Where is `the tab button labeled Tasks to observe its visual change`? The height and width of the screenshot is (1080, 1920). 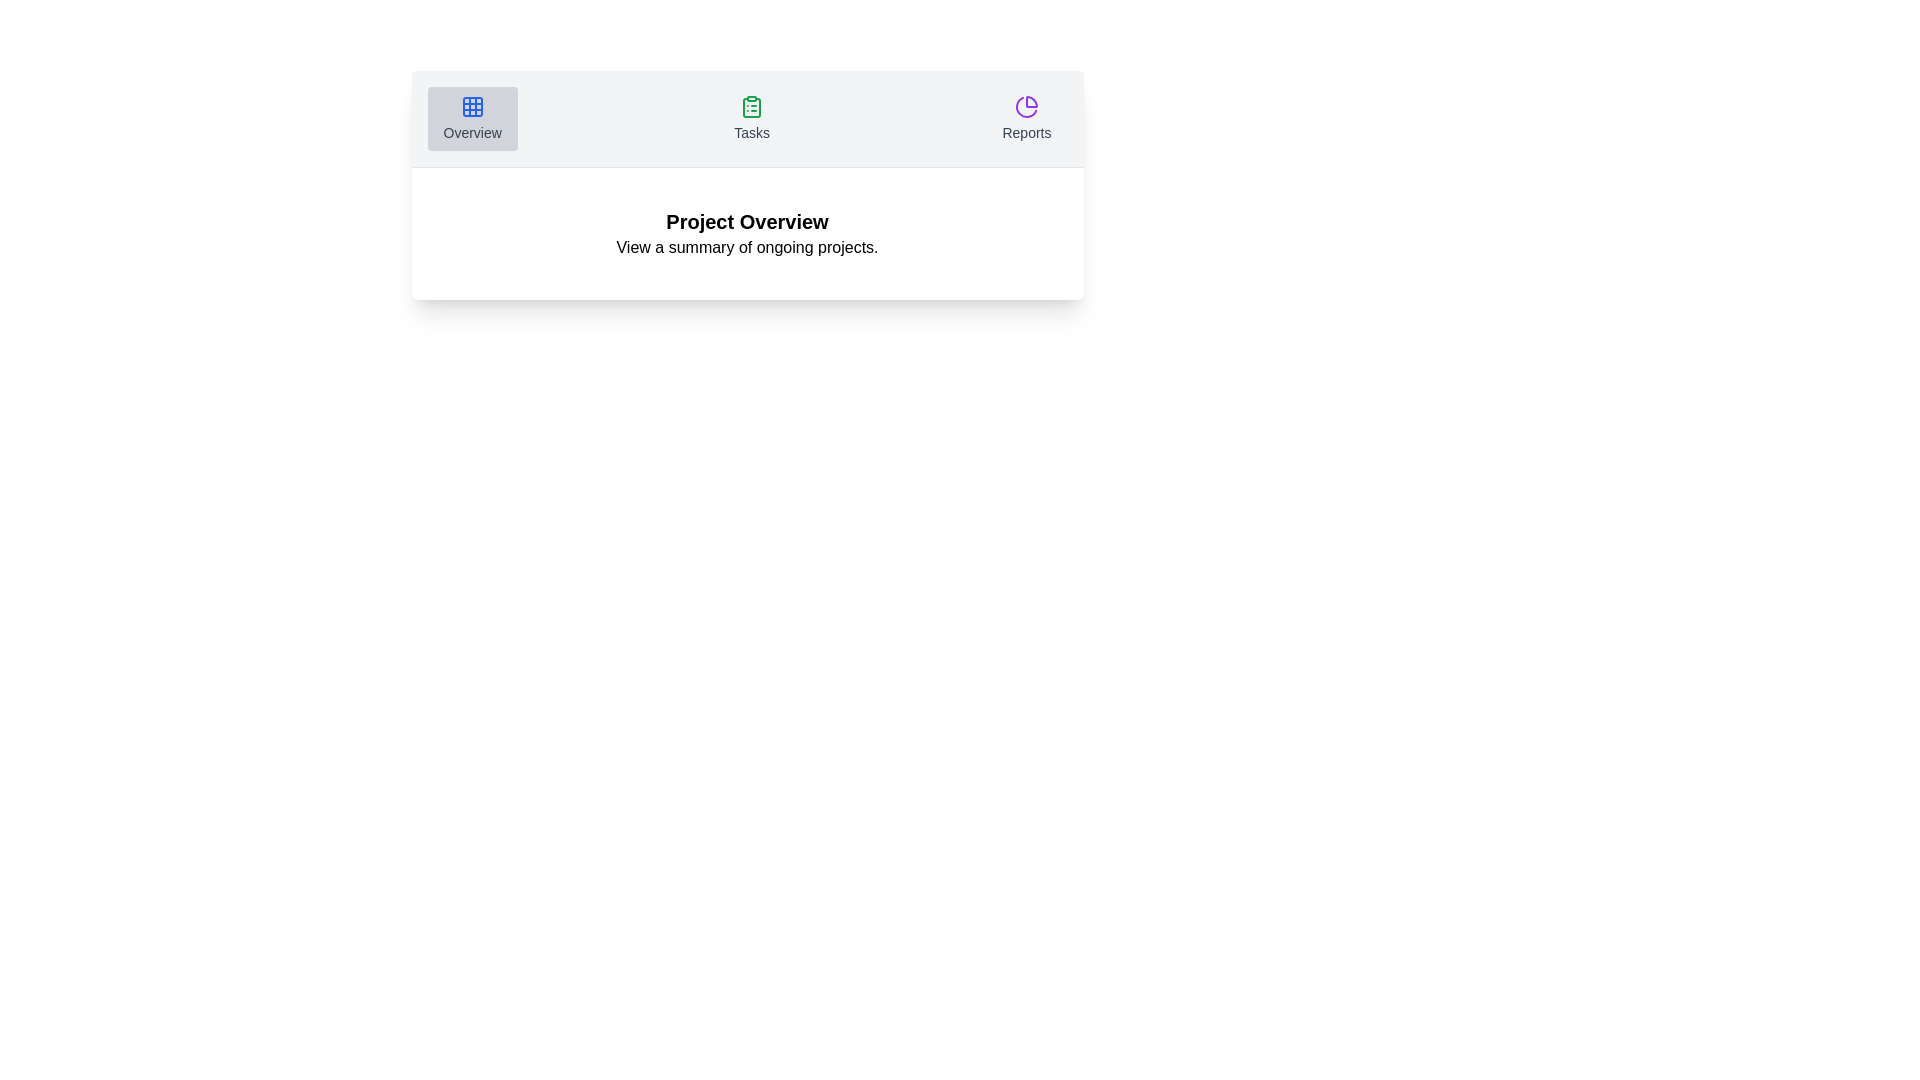 the tab button labeled Tasks to observe its visual change is located at coordinates (751, 119).